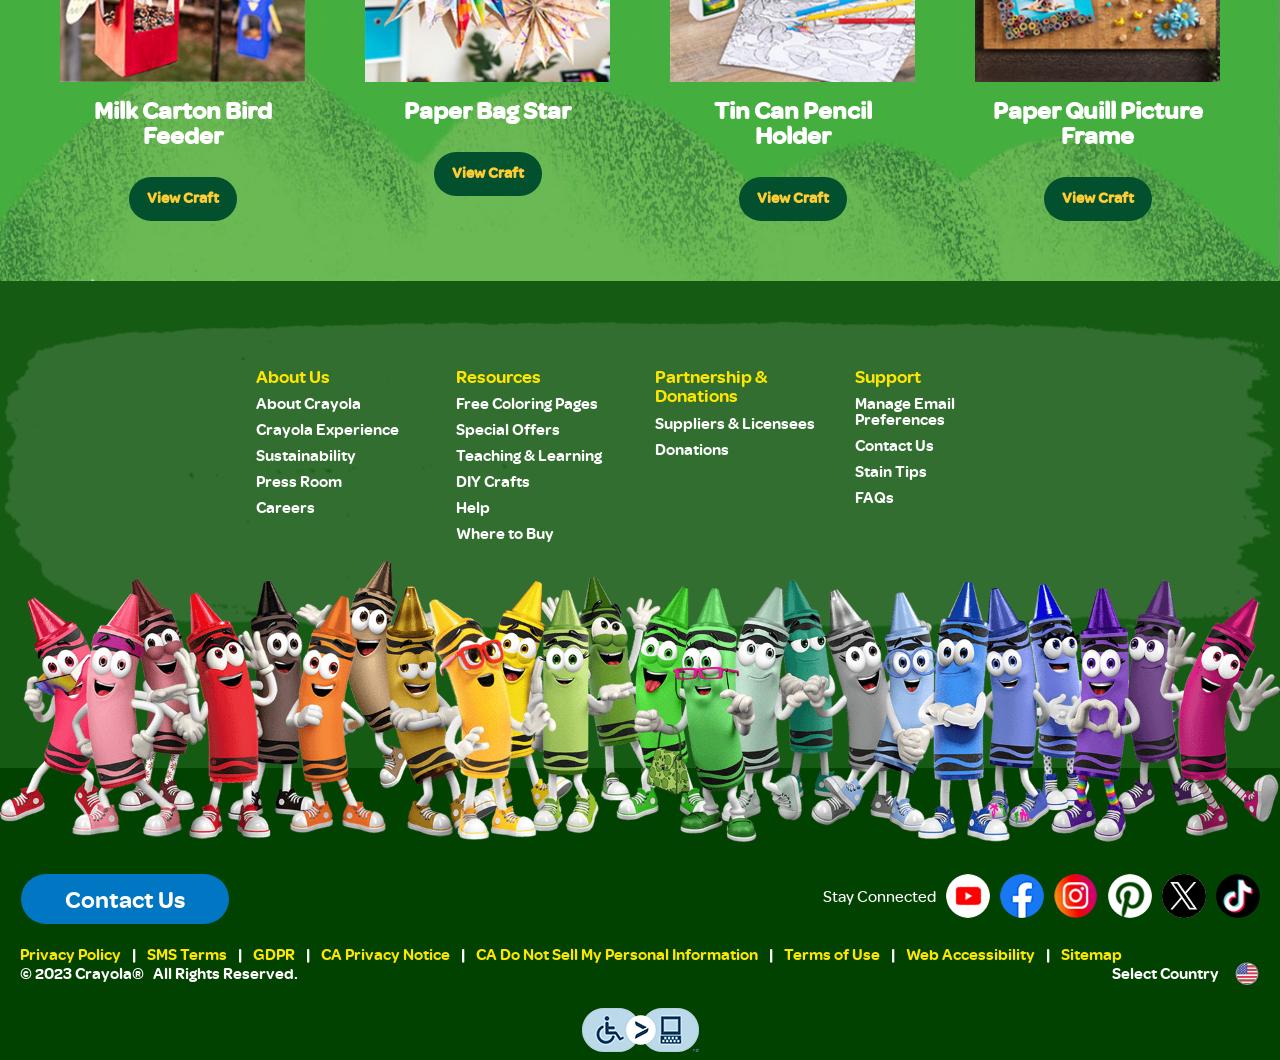 This screenshot has height=1060, width=1280. I want to click on '2023 Crayola®   All Rights Reserved.', so click(166, 971).